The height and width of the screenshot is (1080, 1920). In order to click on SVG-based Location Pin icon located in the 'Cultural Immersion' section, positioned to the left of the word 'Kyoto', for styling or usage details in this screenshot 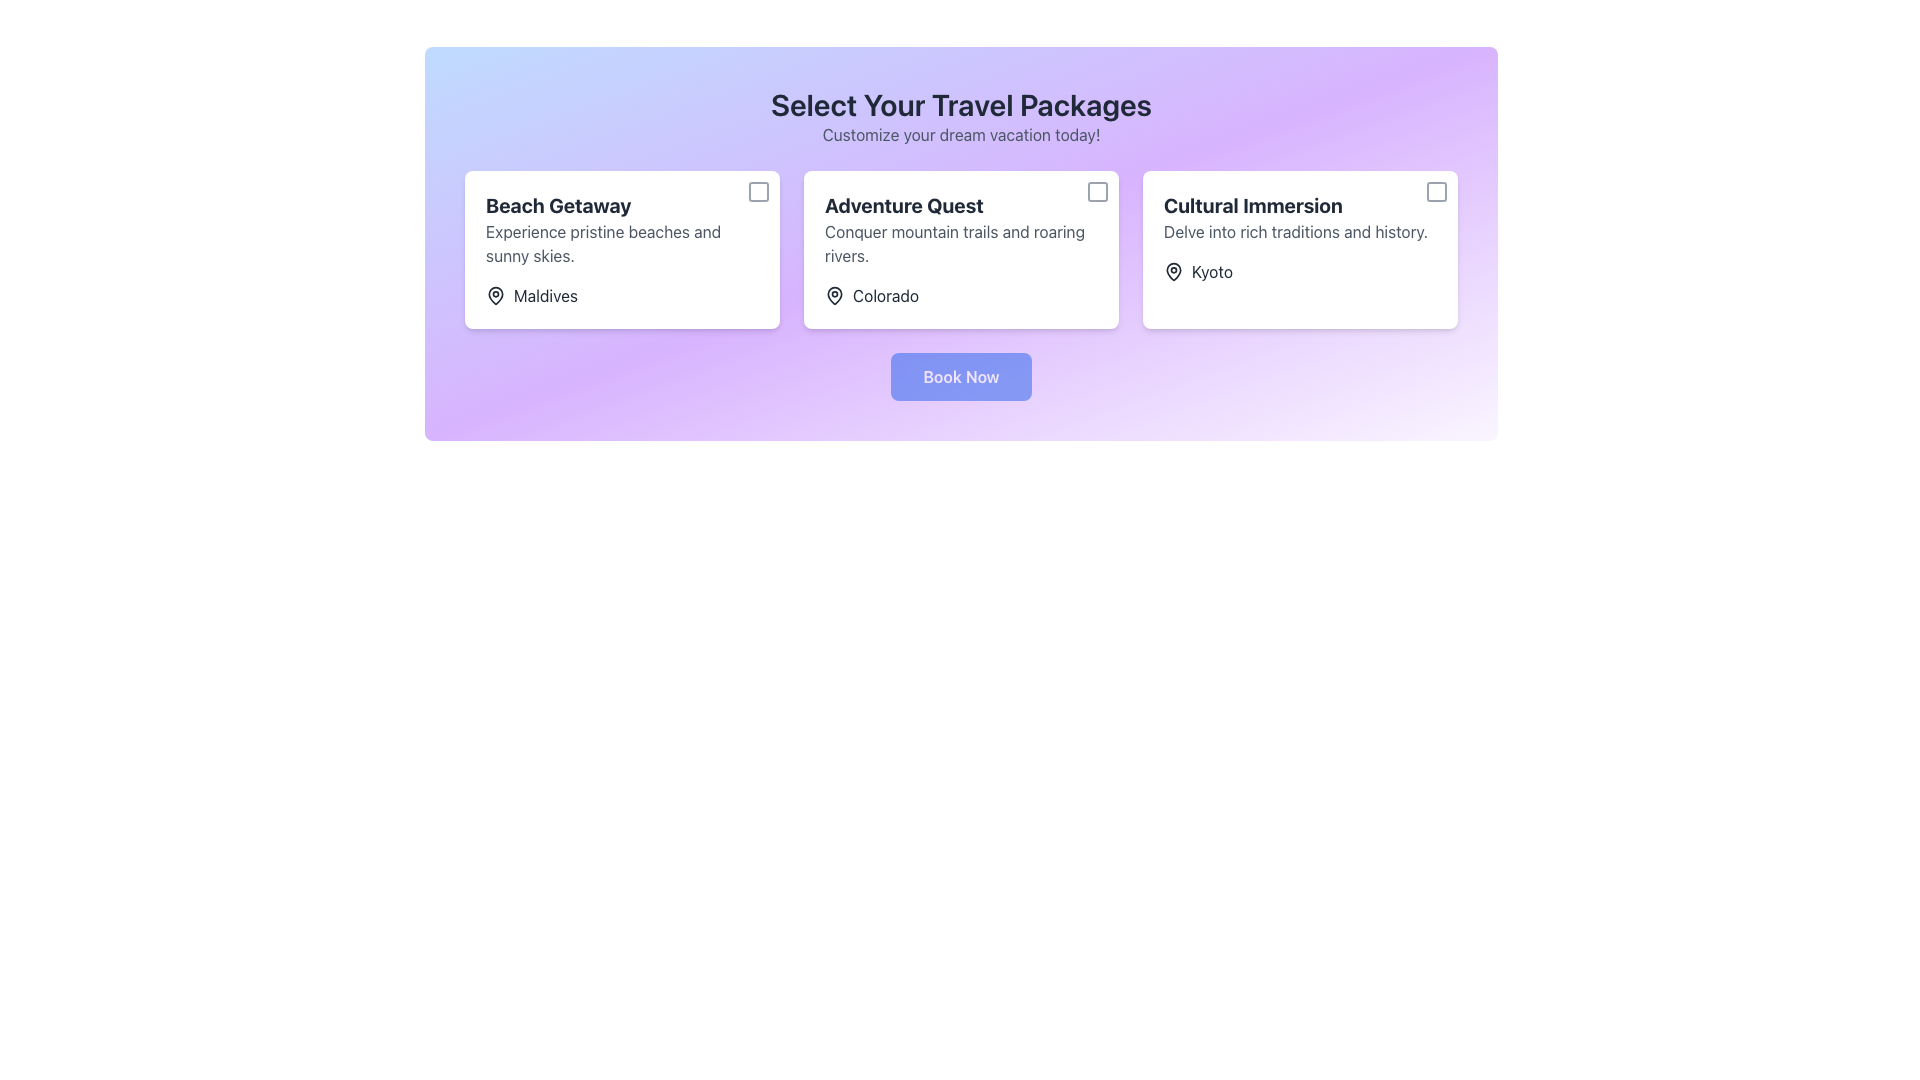, I will do `click(1174, 272)`.